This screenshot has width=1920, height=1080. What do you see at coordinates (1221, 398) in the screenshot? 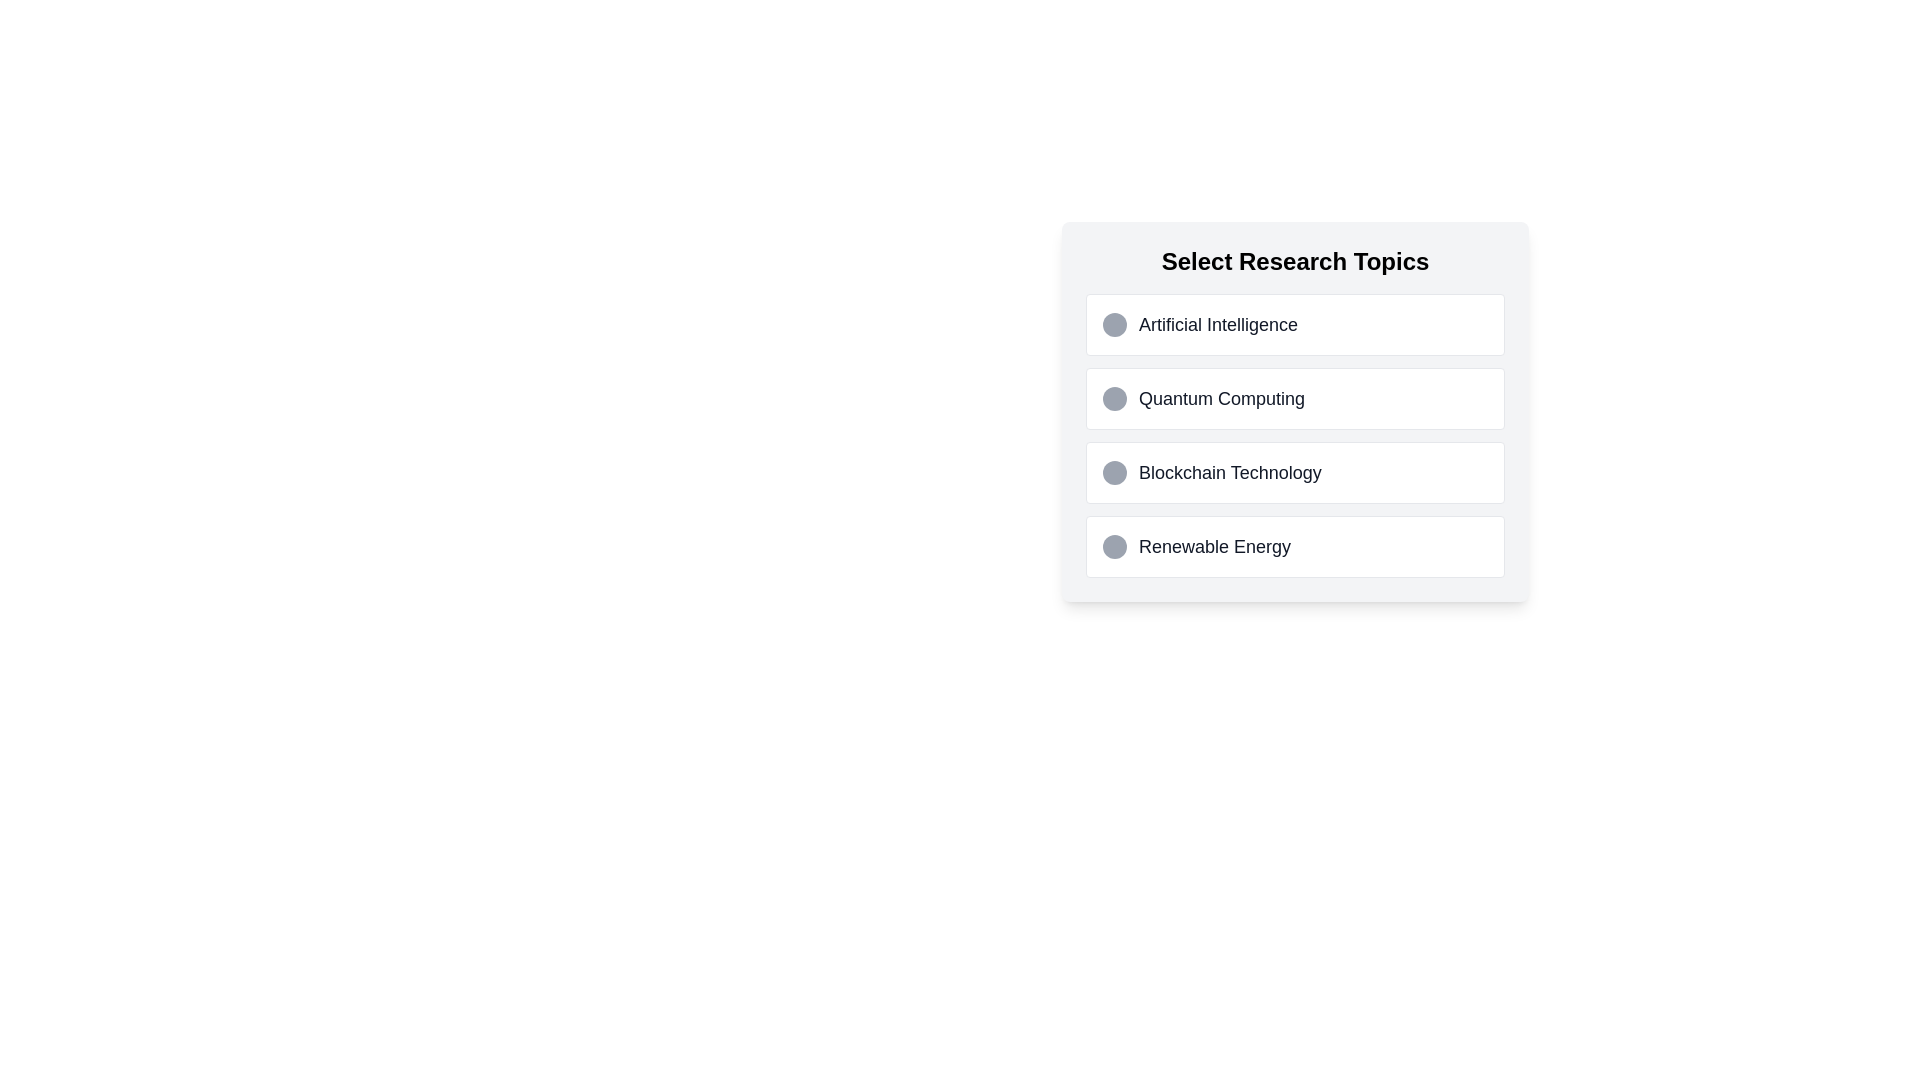
I see `the text label displaying 'Quantum Computing', which is styled in a larger dark gray sans-serif font and positioned below 'Artificial Intelligence' in a vertical list of research topics` at bounding box center [1221, 398].